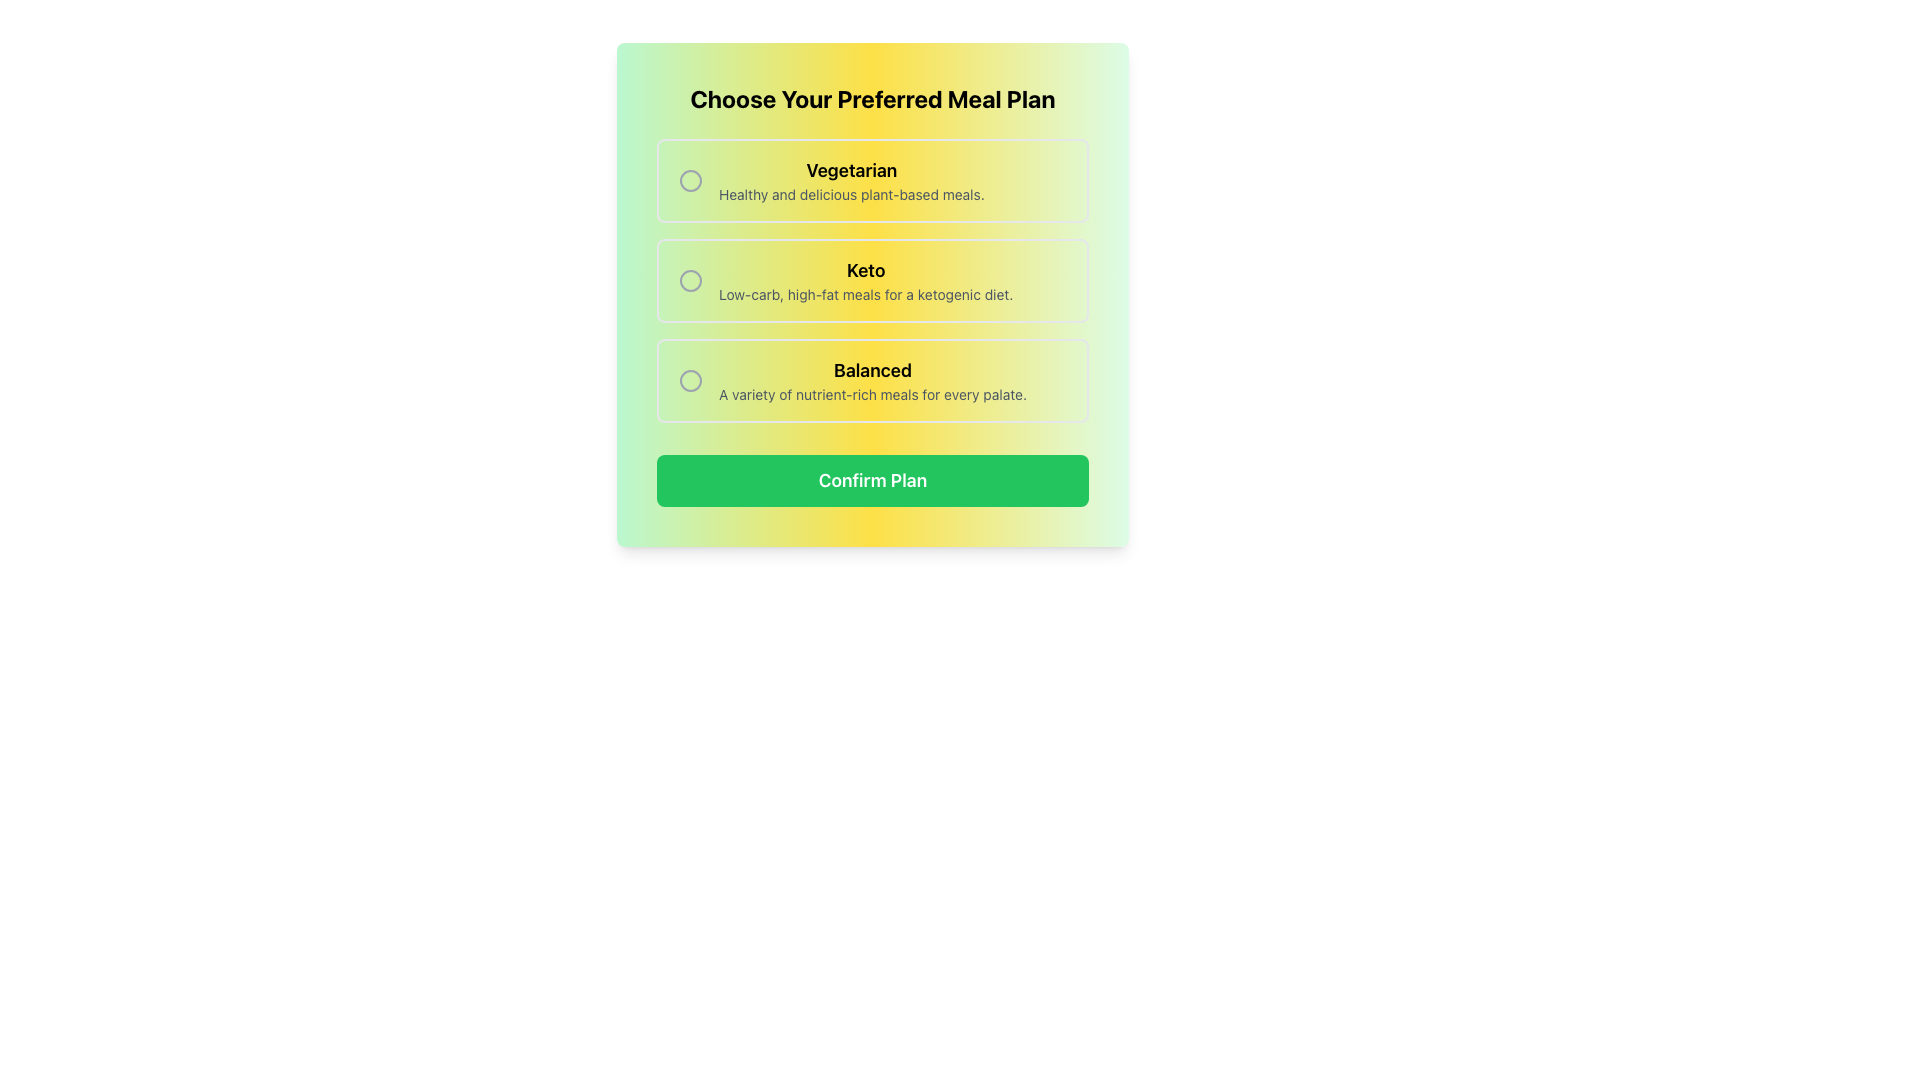 The height and width of the screenshot is (1080, 1920). Describe the element at coordinates (851, 181) in the screenshot. I see `the text element that describes the 'Vegetarian' meal plan option` at that location.